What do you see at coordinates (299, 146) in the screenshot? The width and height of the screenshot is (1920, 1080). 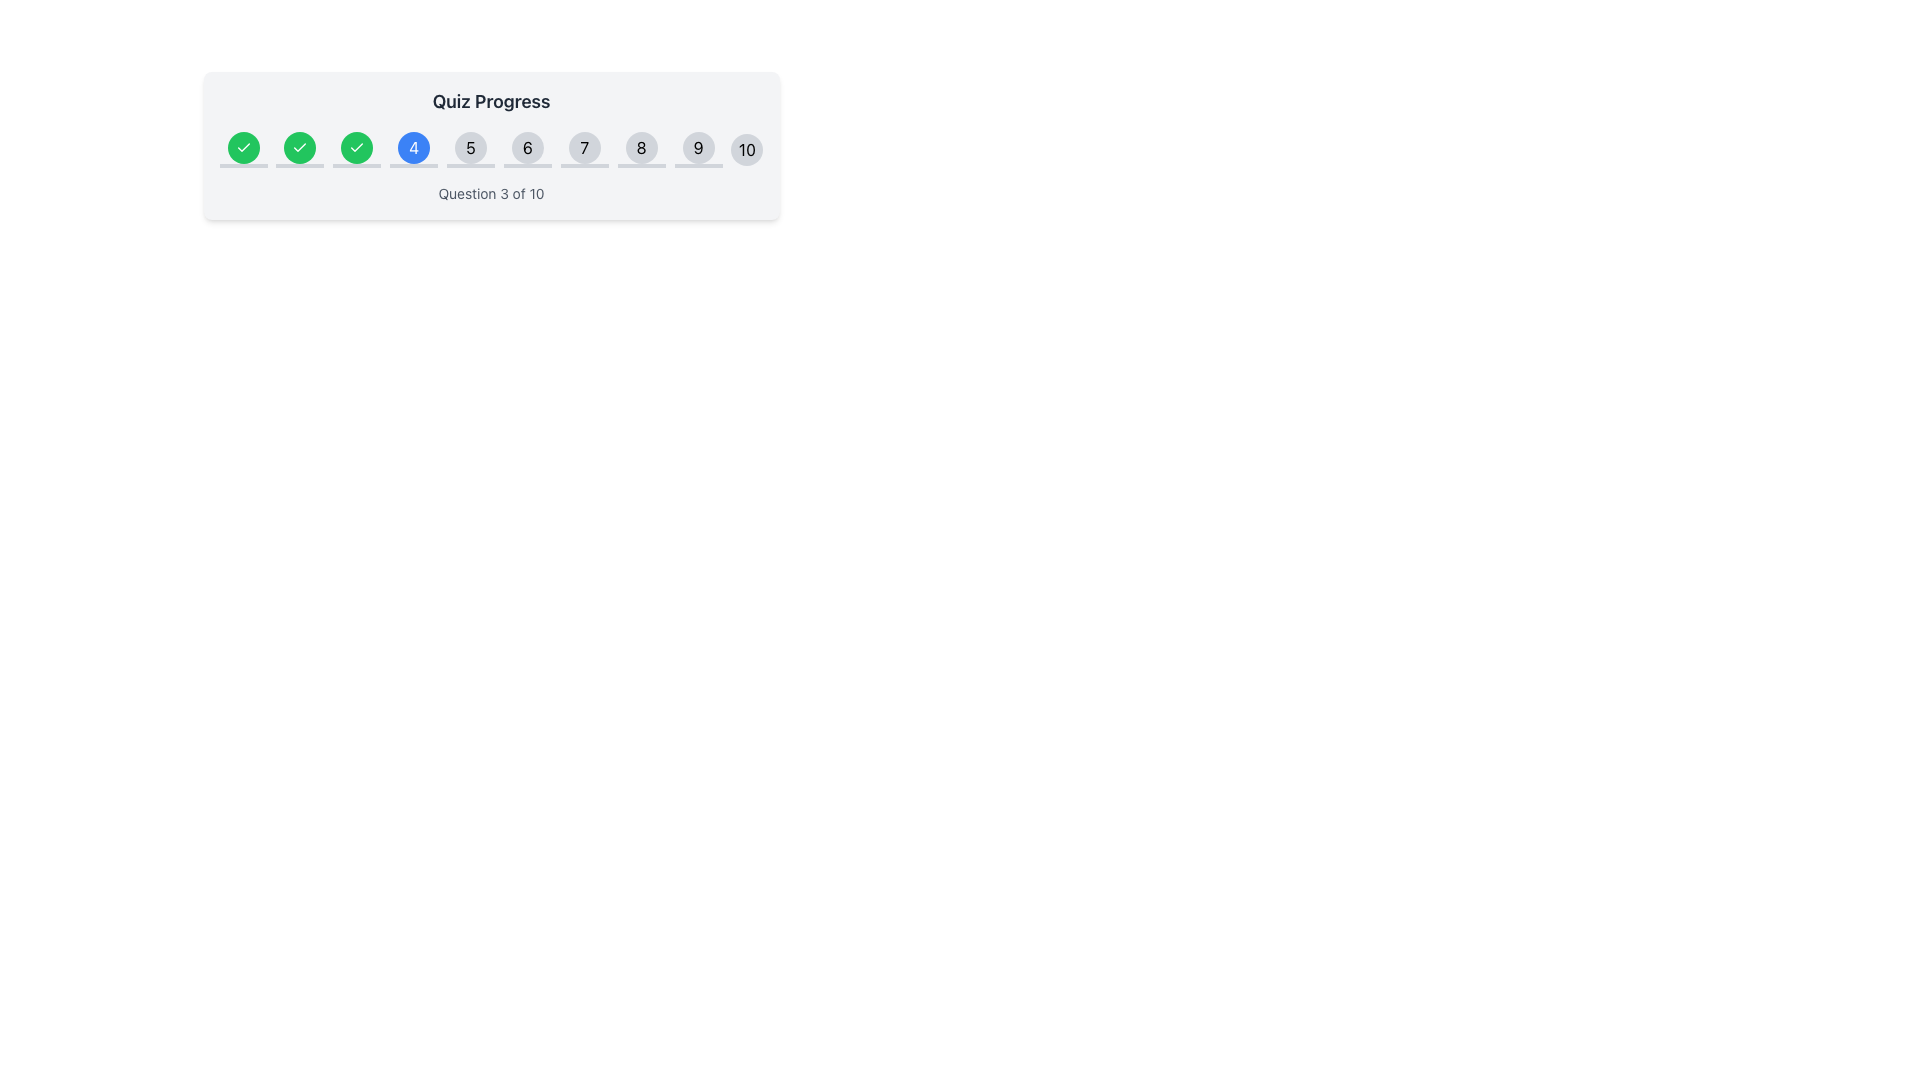 I see `the status of the checkmark icon with a circular green background and white checkmark, located in the second position of the completed steps in the 'Quiz Progress' bar` at bounding box center [299, 146].